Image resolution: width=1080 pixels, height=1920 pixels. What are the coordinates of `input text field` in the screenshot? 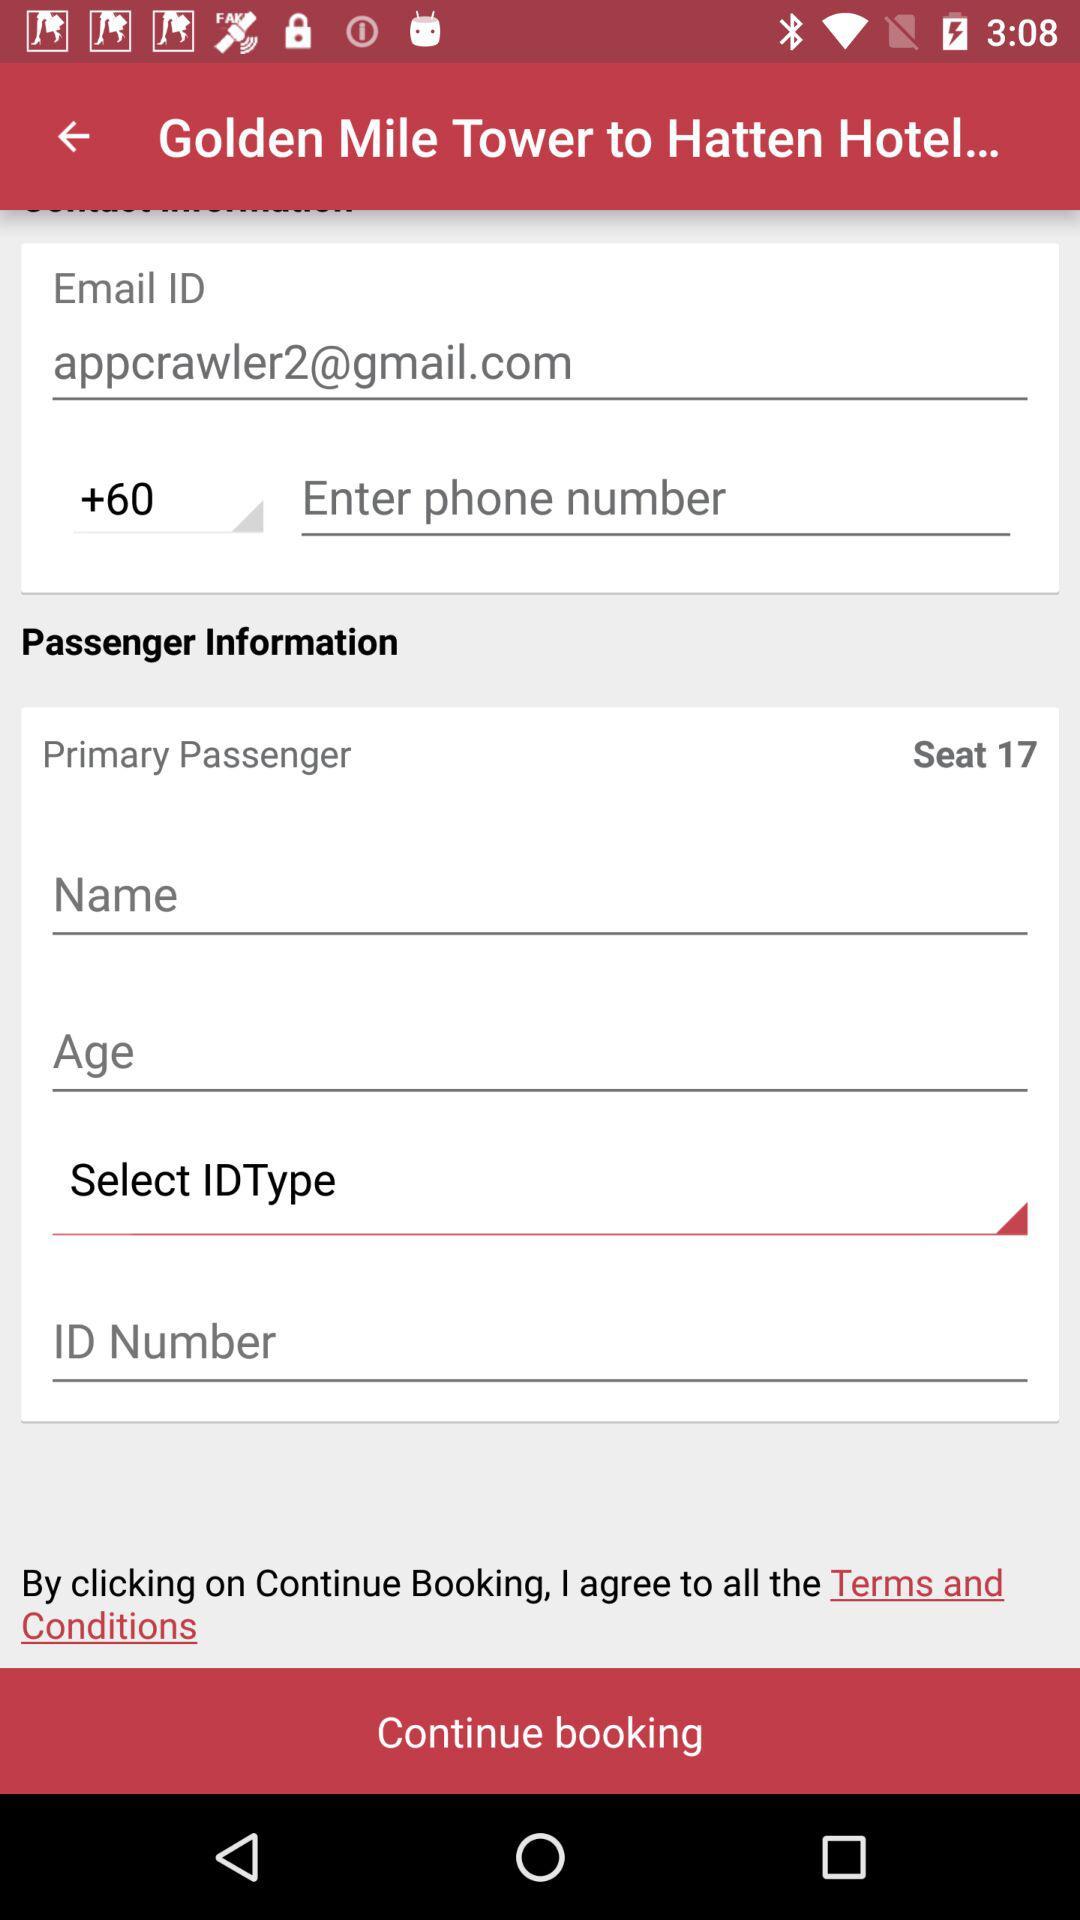 It's located at (540, 1343).